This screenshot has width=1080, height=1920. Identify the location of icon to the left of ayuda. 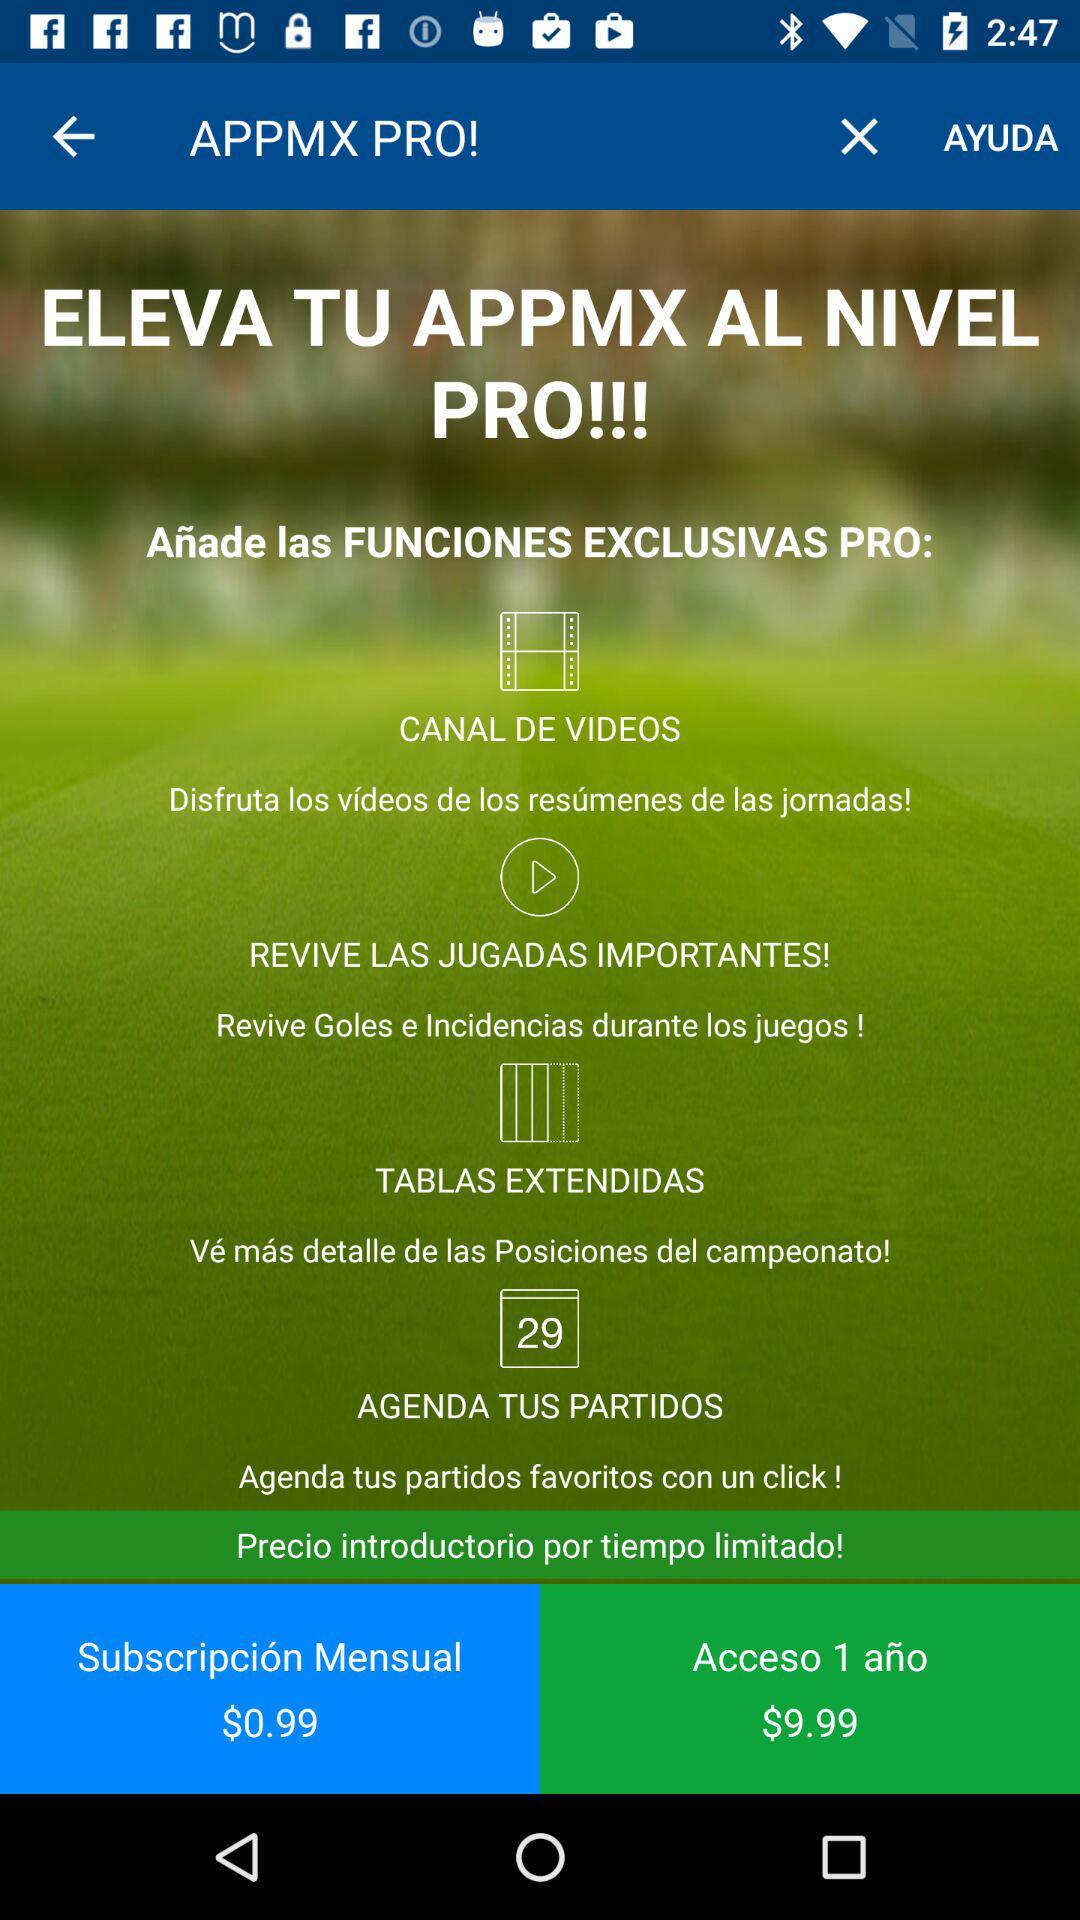
(858, 135).